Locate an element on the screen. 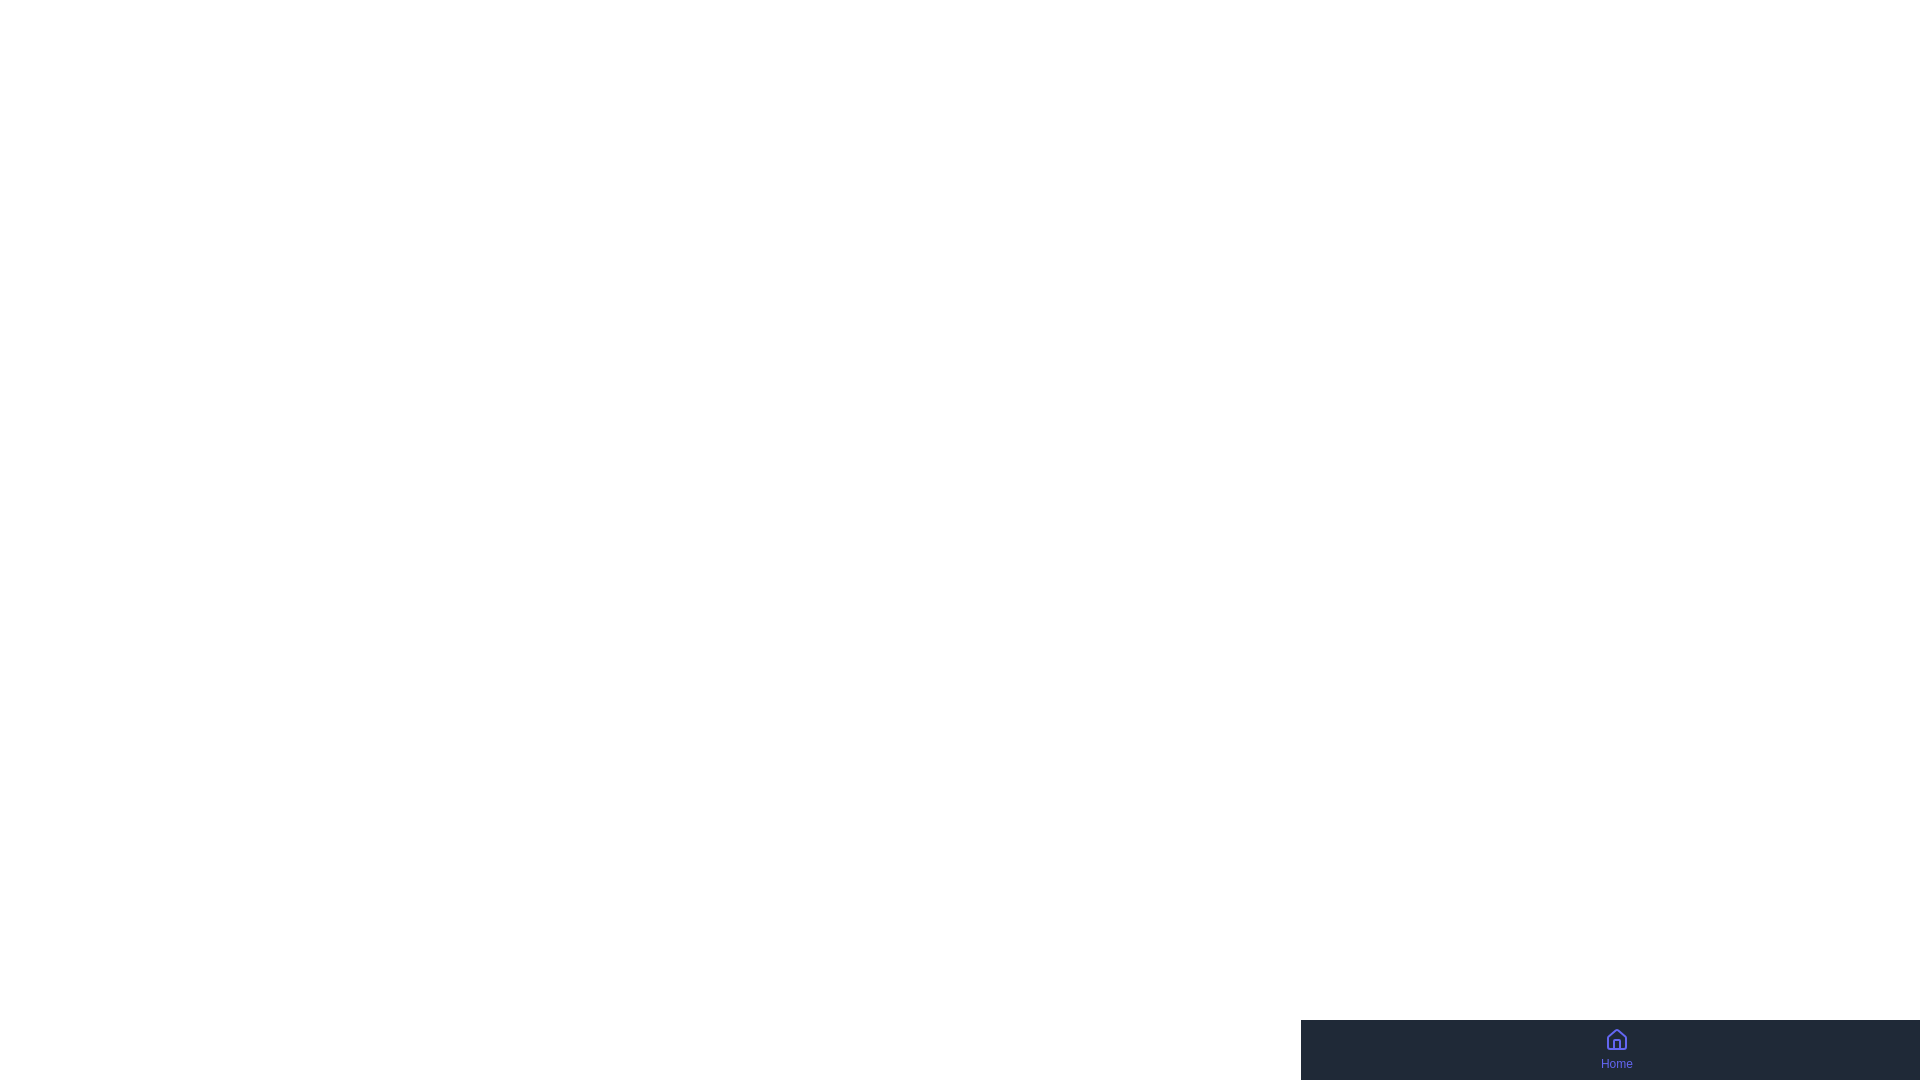 This screenshot has height=1080, width=1920. the 'Home' text label, which is styled in small text and positioned below the house icon in the navigation element is located at coordinates (1616, 1063).